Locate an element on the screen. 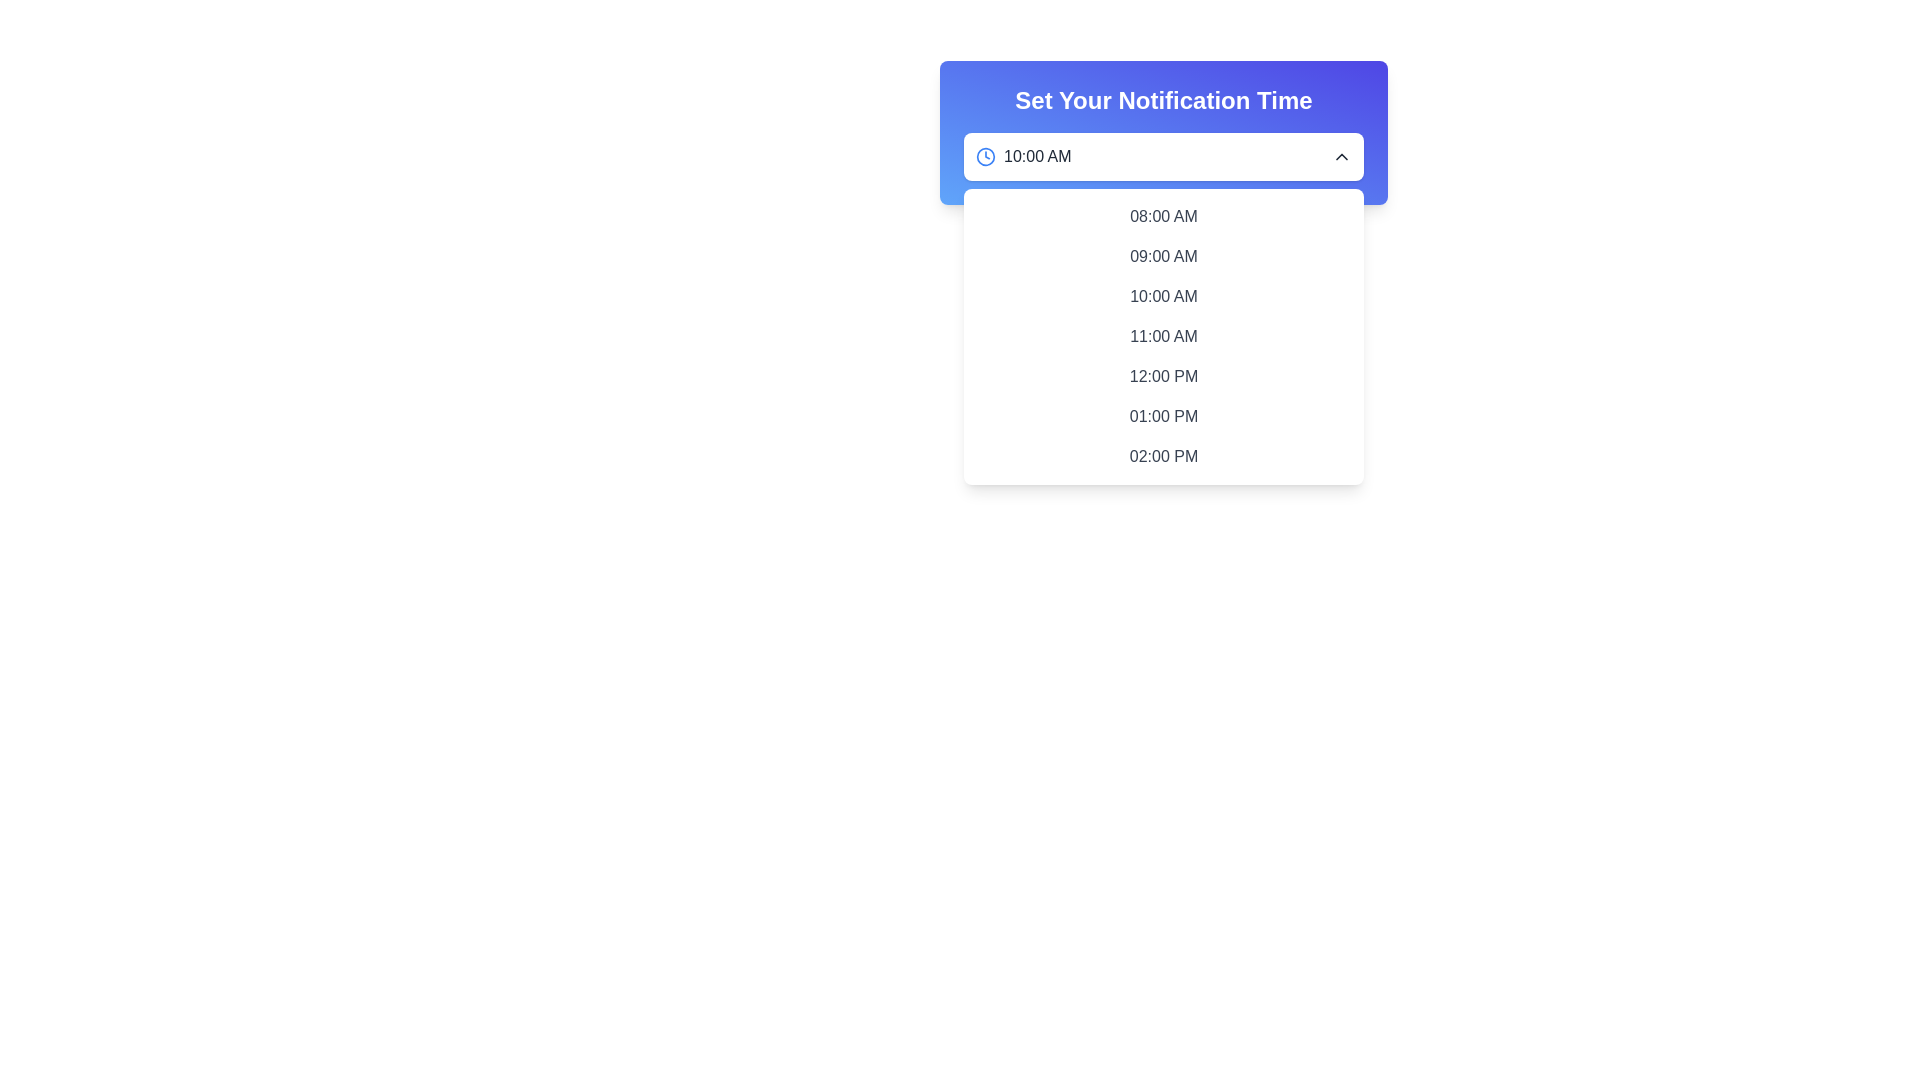 The image size is (1920, 1080). the '08:00 AM' option in the dropdown menu is located at coordinates (1163, 216).